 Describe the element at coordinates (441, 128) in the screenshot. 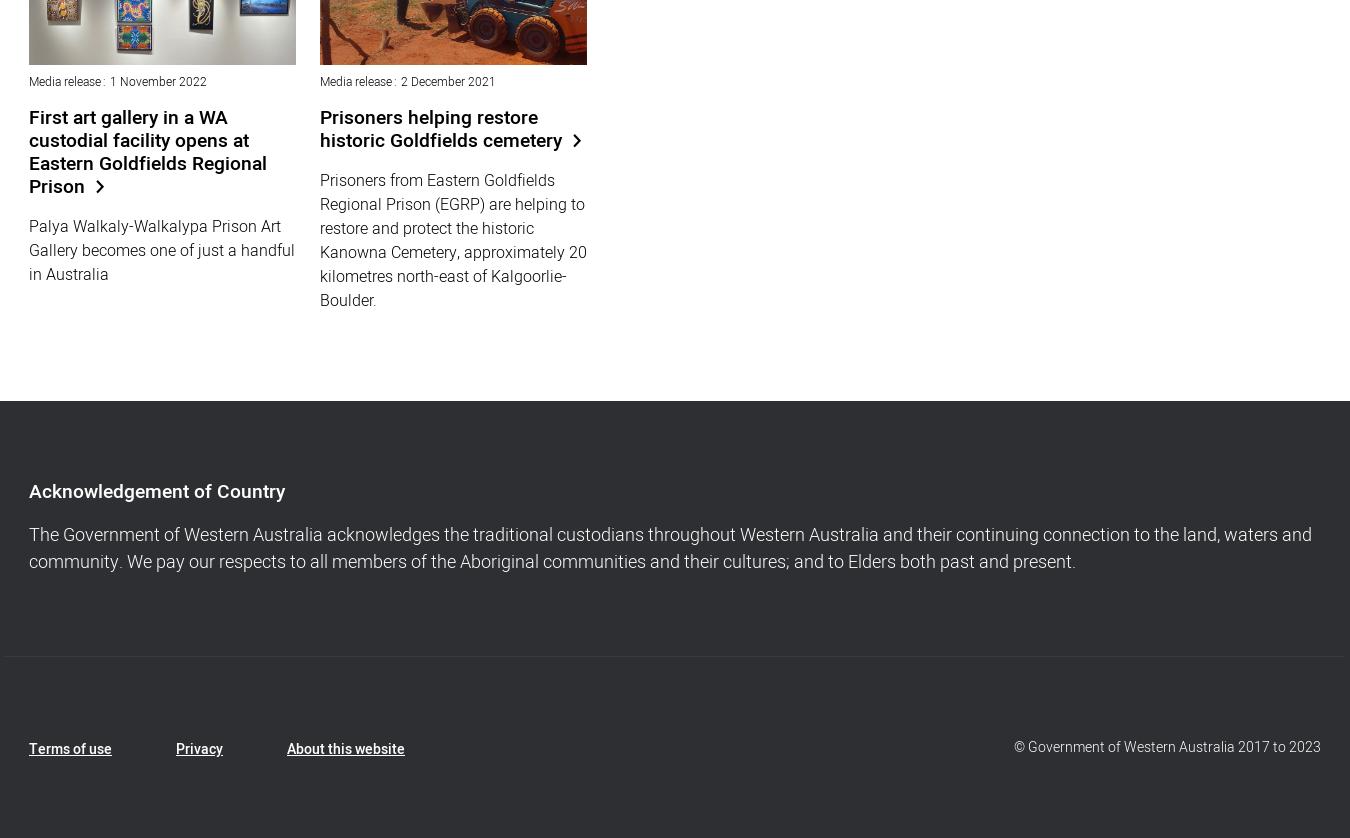

I see `'Prisoners helping restore historic Goldfields cemetery'` at that location.